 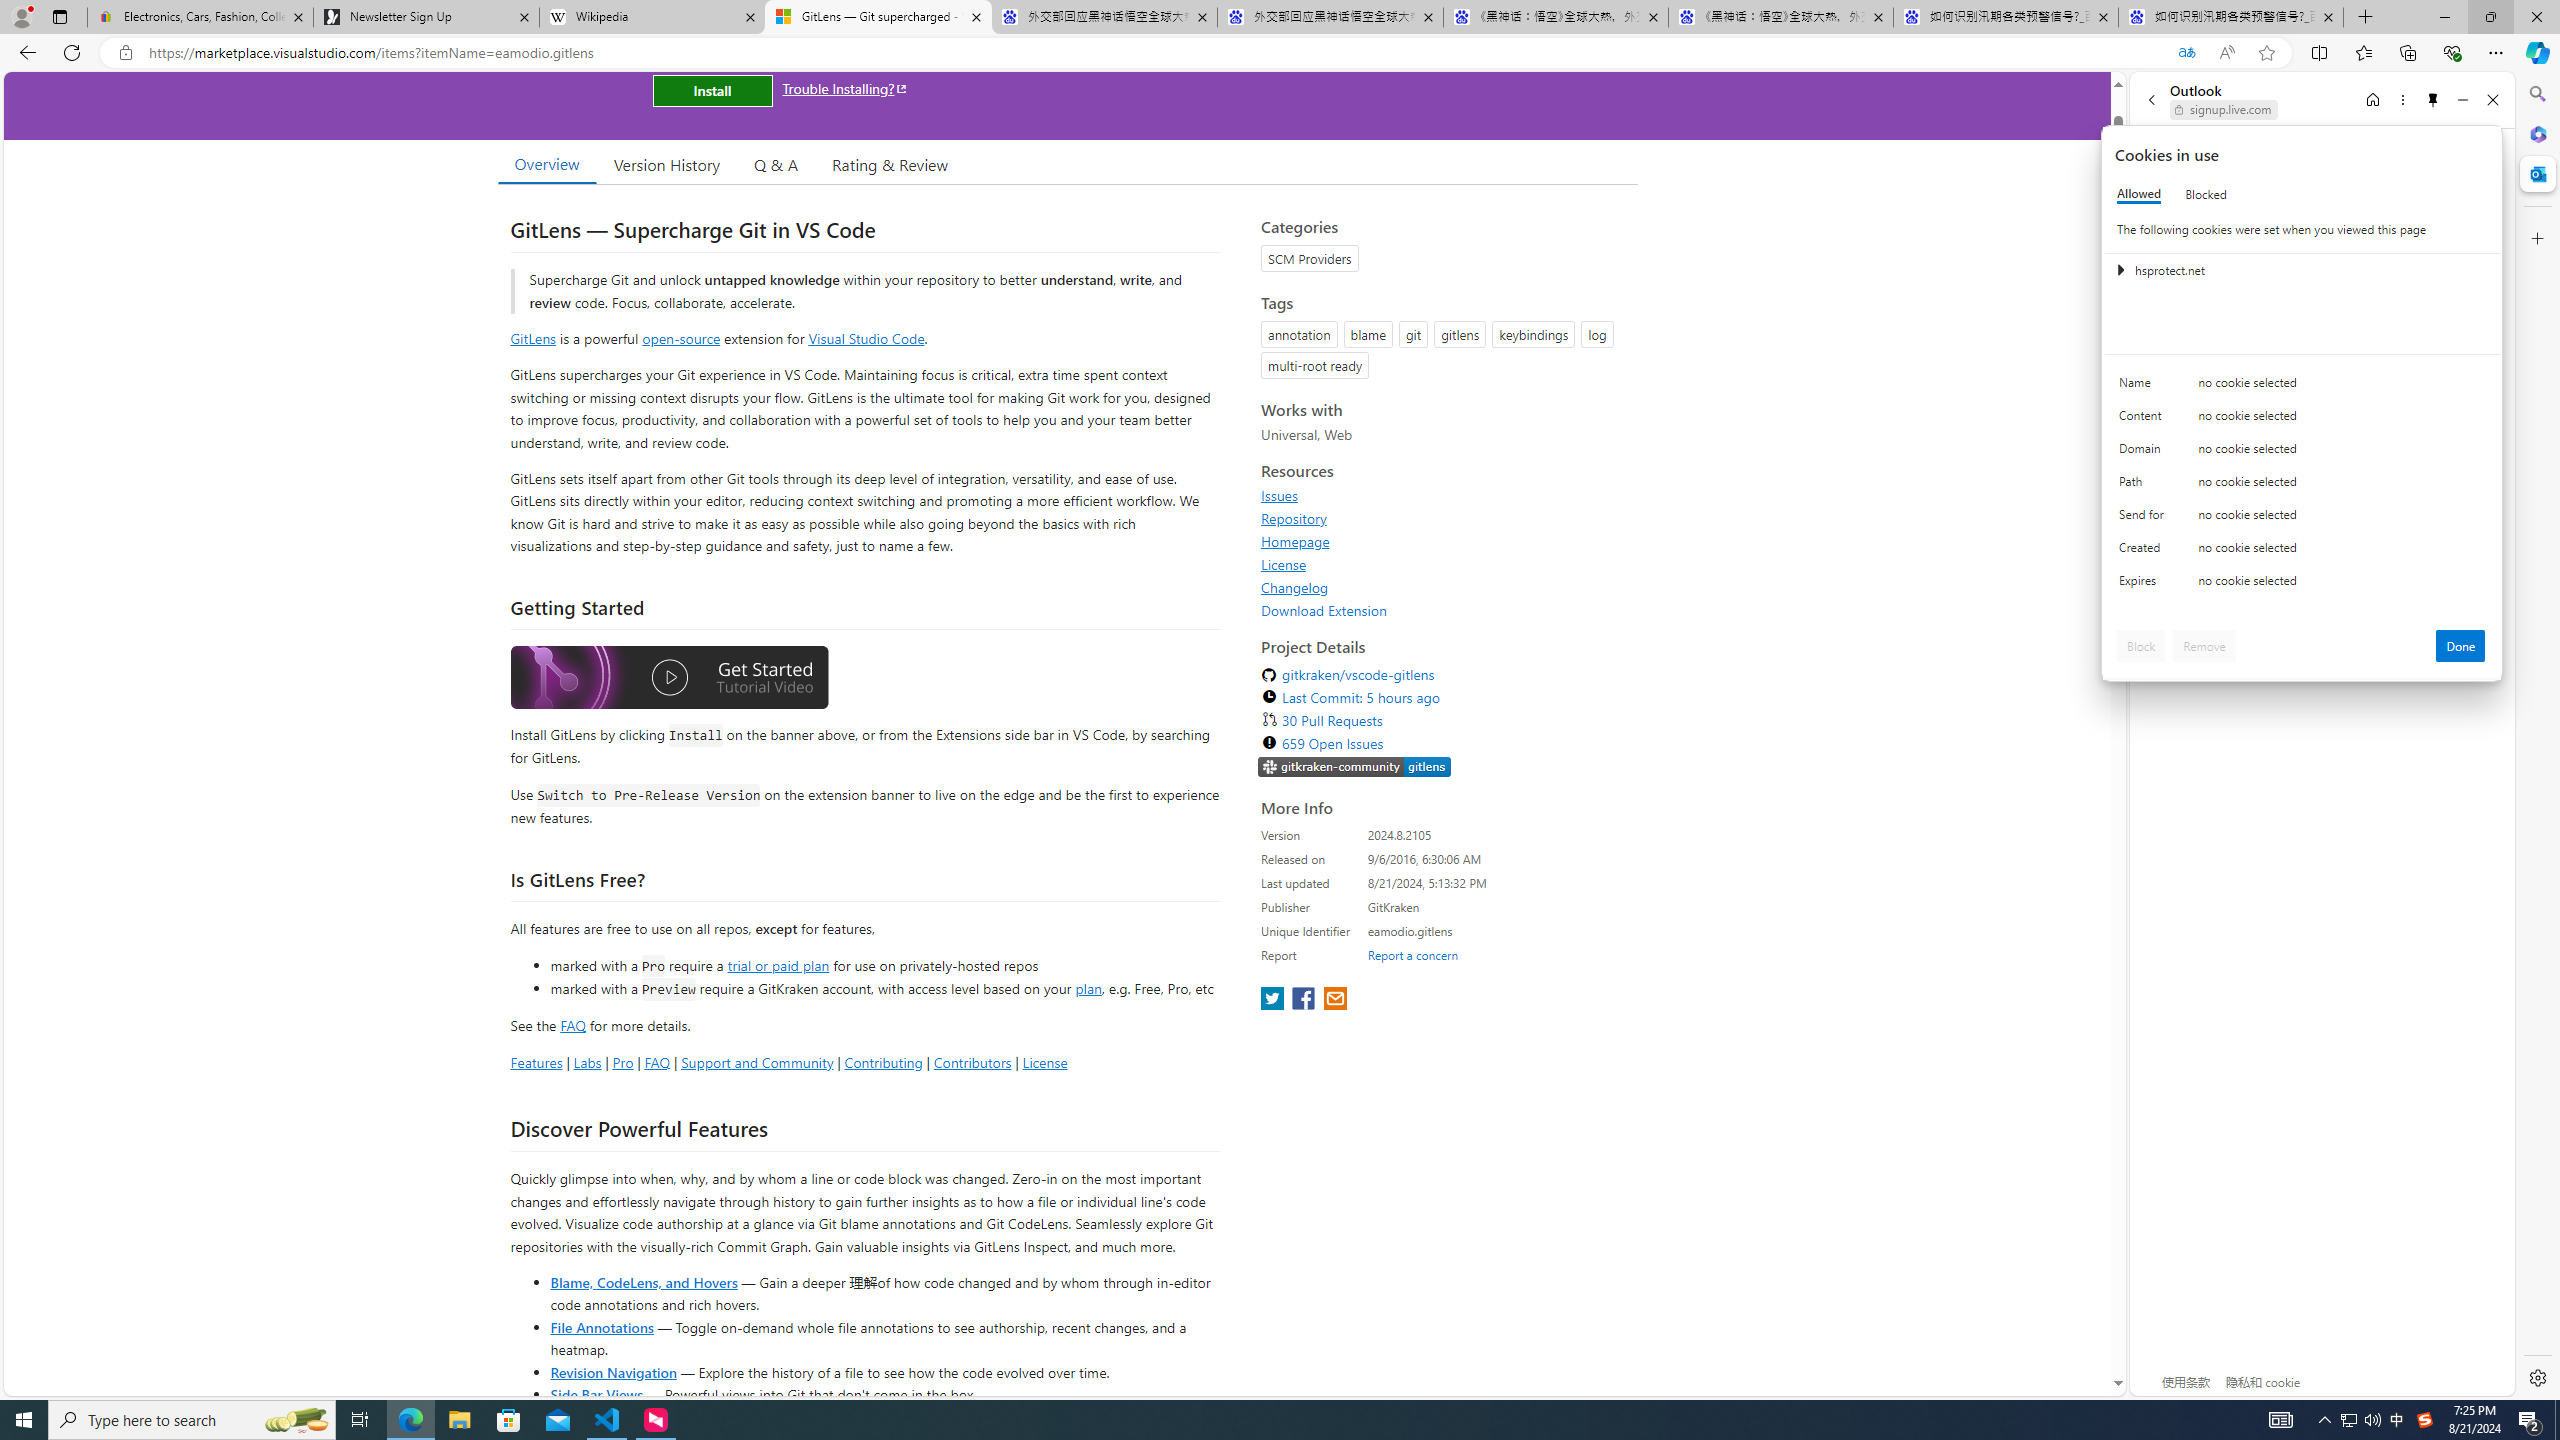 I want to click on 'Class: c0153 c0157 c0154', so click(x=2302, y=387).